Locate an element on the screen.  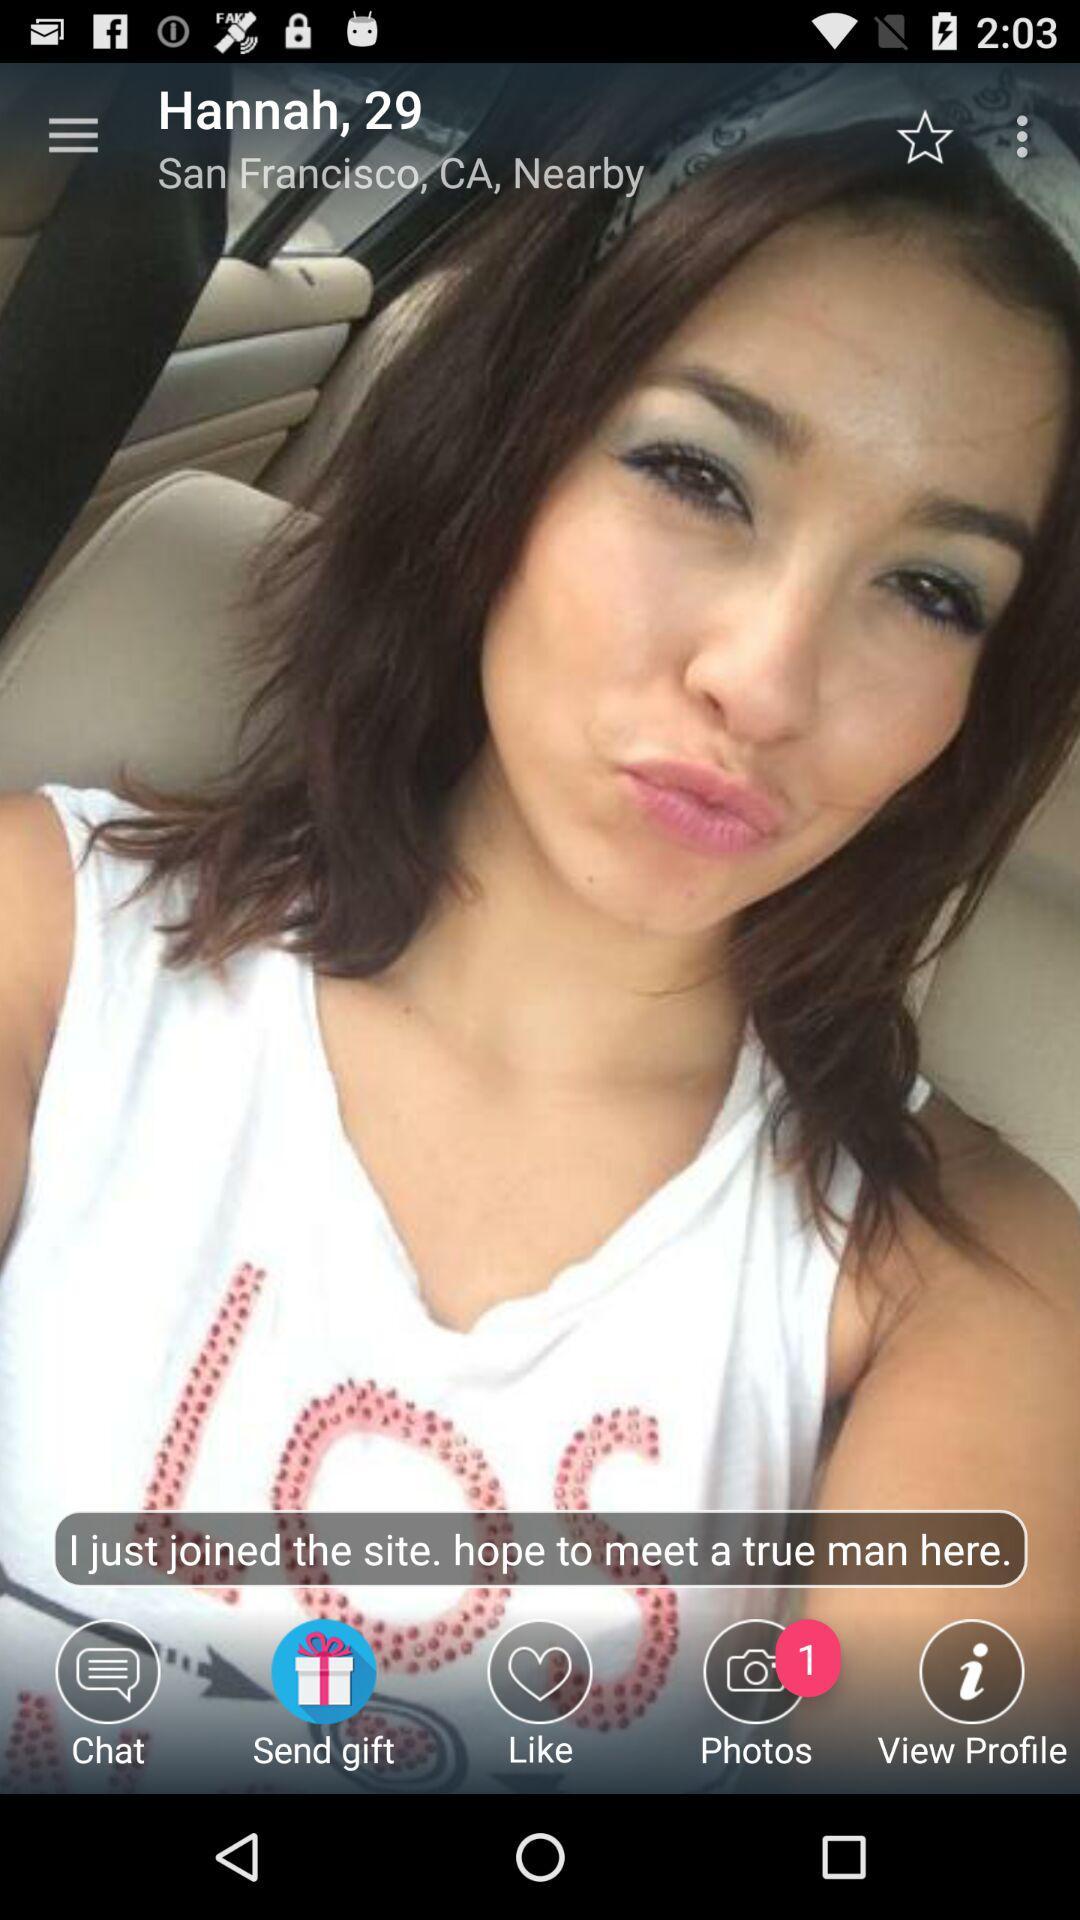
the item next to like is located at coordinates (323, 1705).